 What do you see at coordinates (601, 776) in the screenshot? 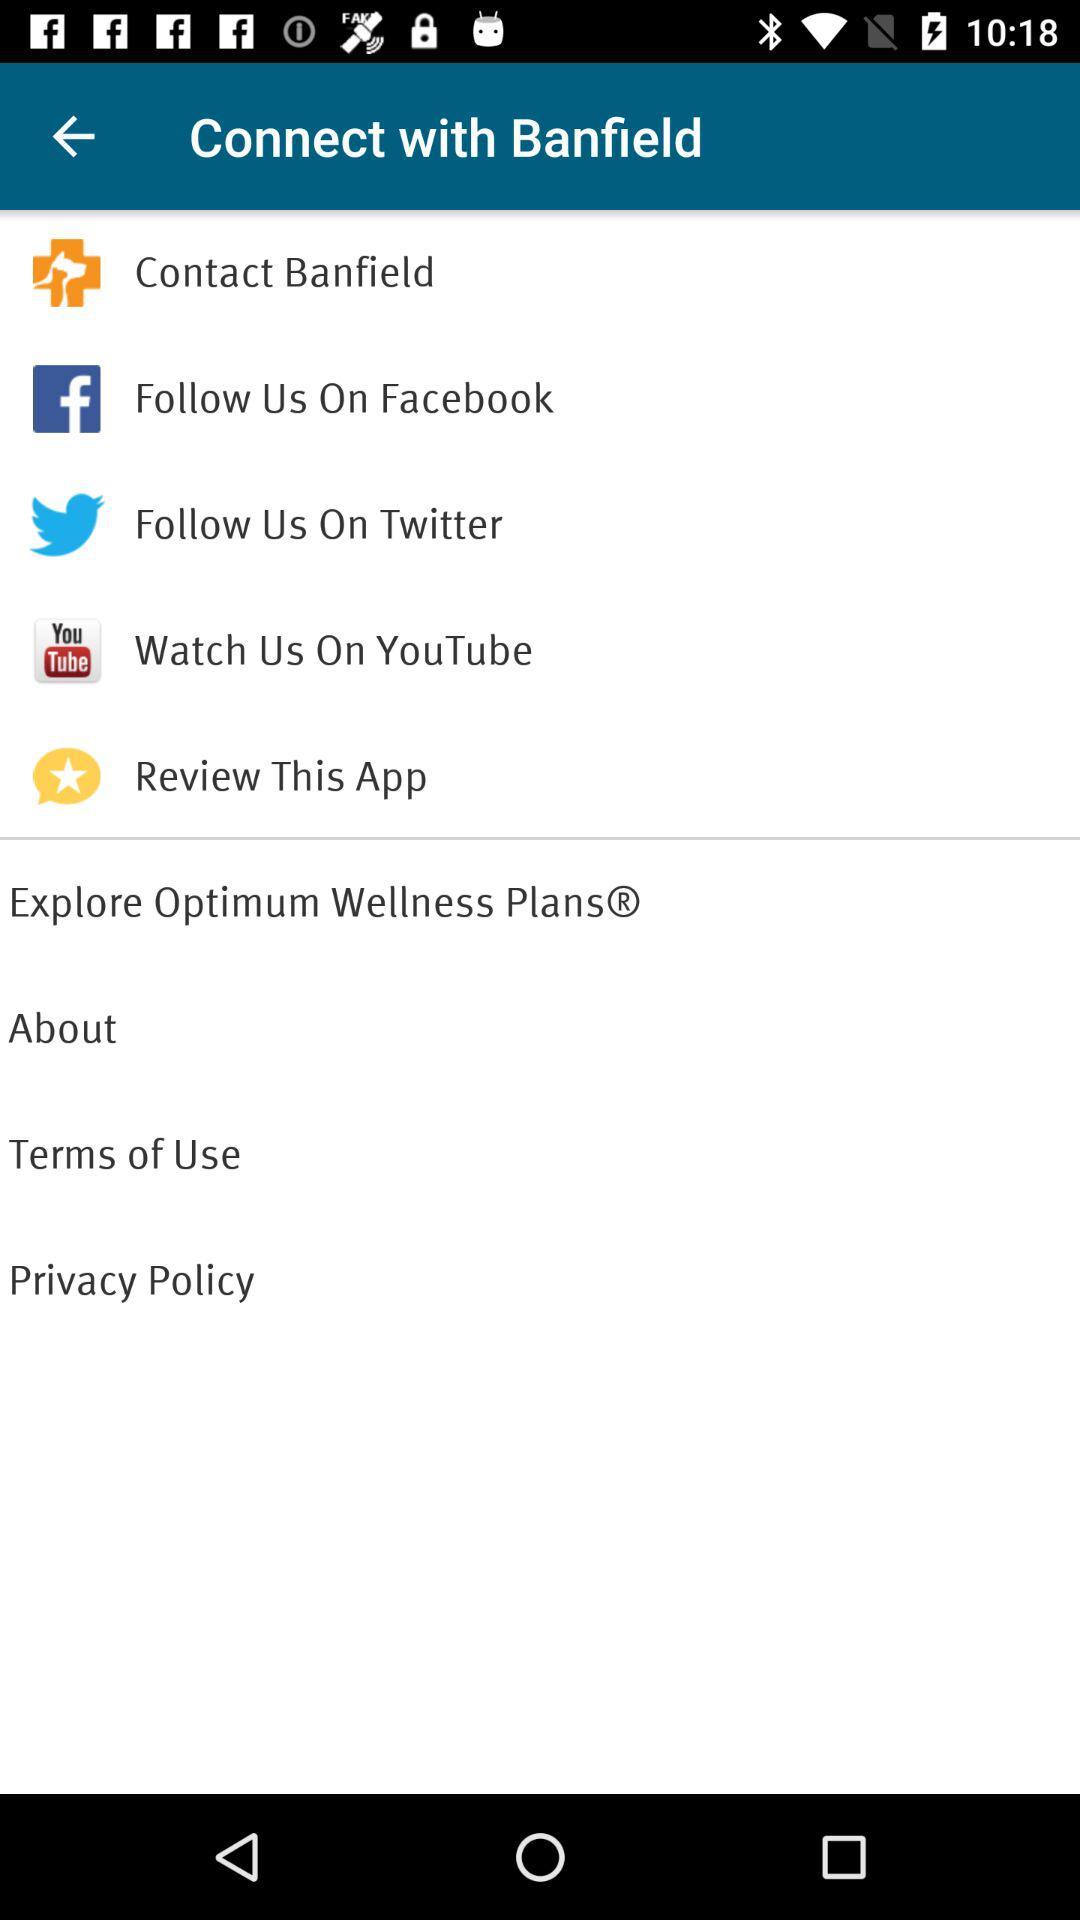
I see `review this app item` at bounding box center [601, 776].